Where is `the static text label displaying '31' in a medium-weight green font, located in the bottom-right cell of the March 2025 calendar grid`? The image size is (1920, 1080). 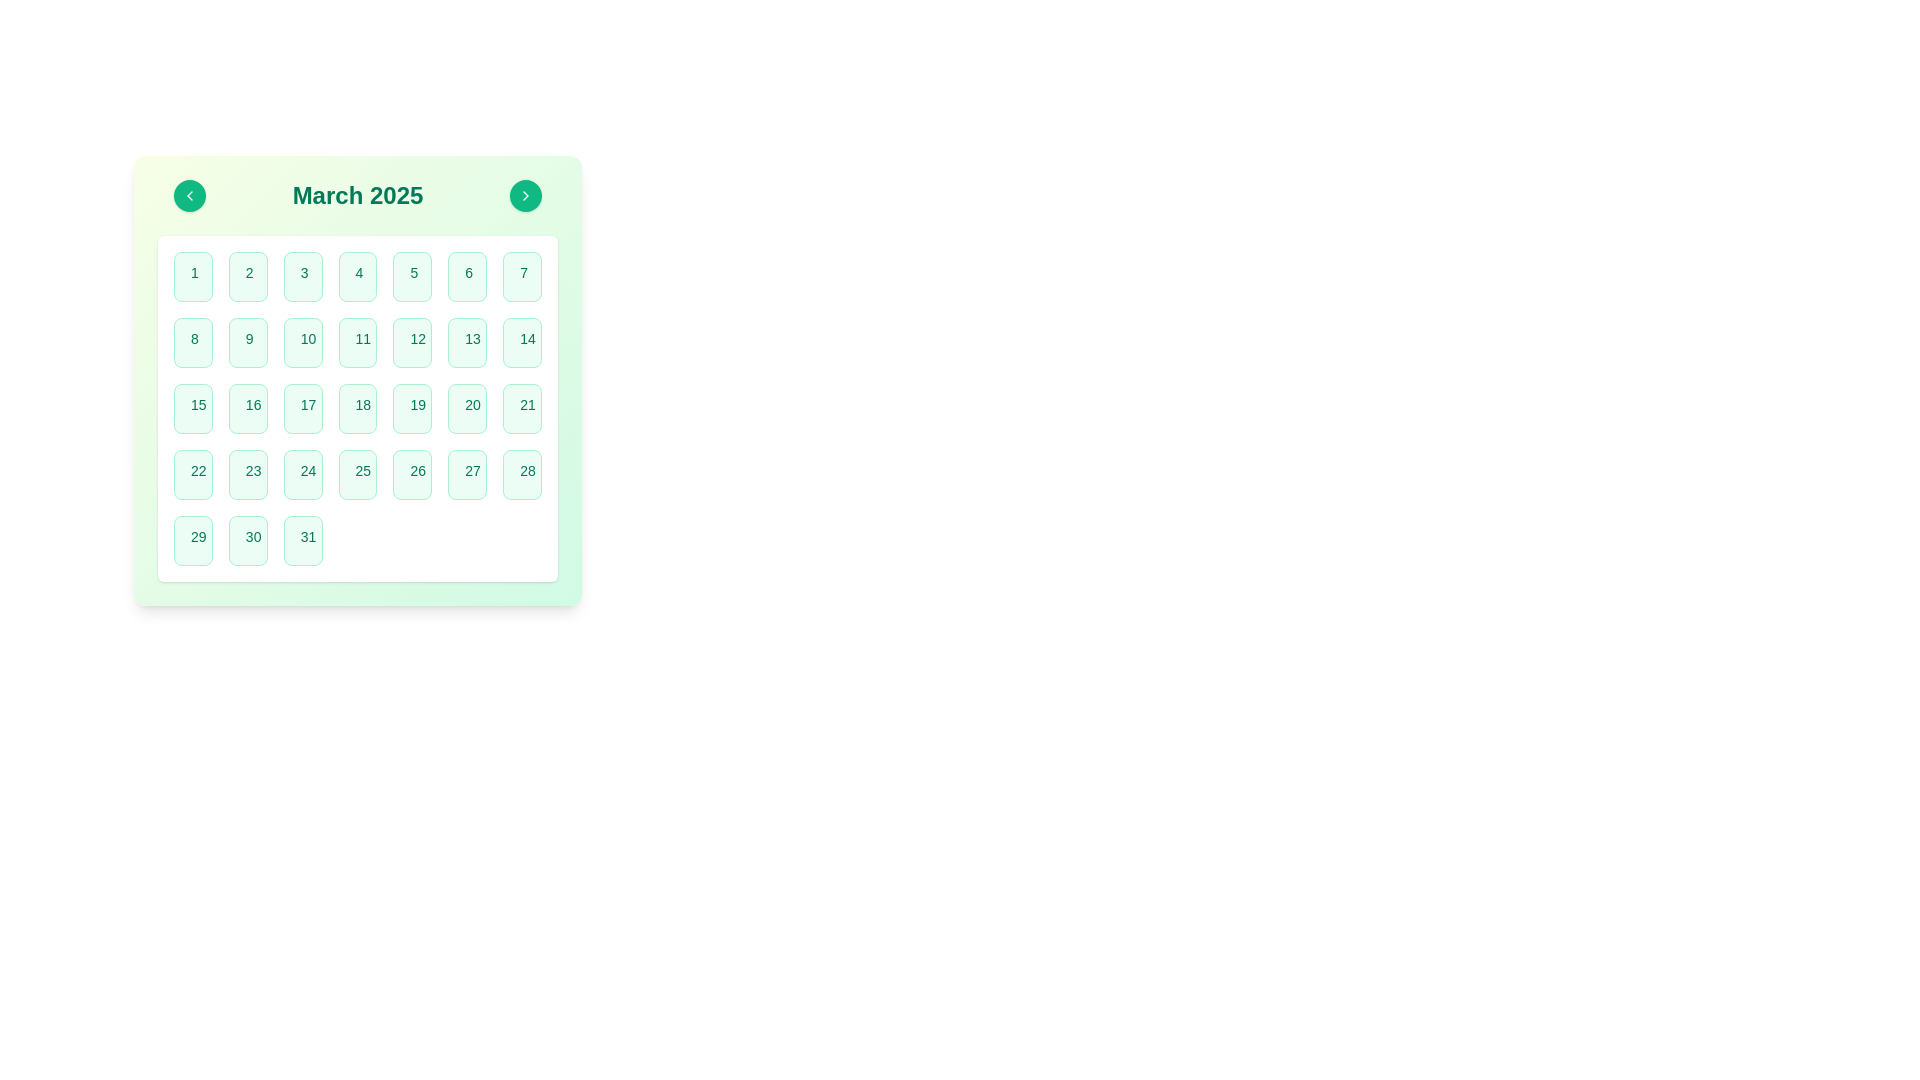
the static text label displaying '31' in a medium-weight green font, located in the bottom-right cell of the March 2025 calendar grid is located at coordinates (307, 535).